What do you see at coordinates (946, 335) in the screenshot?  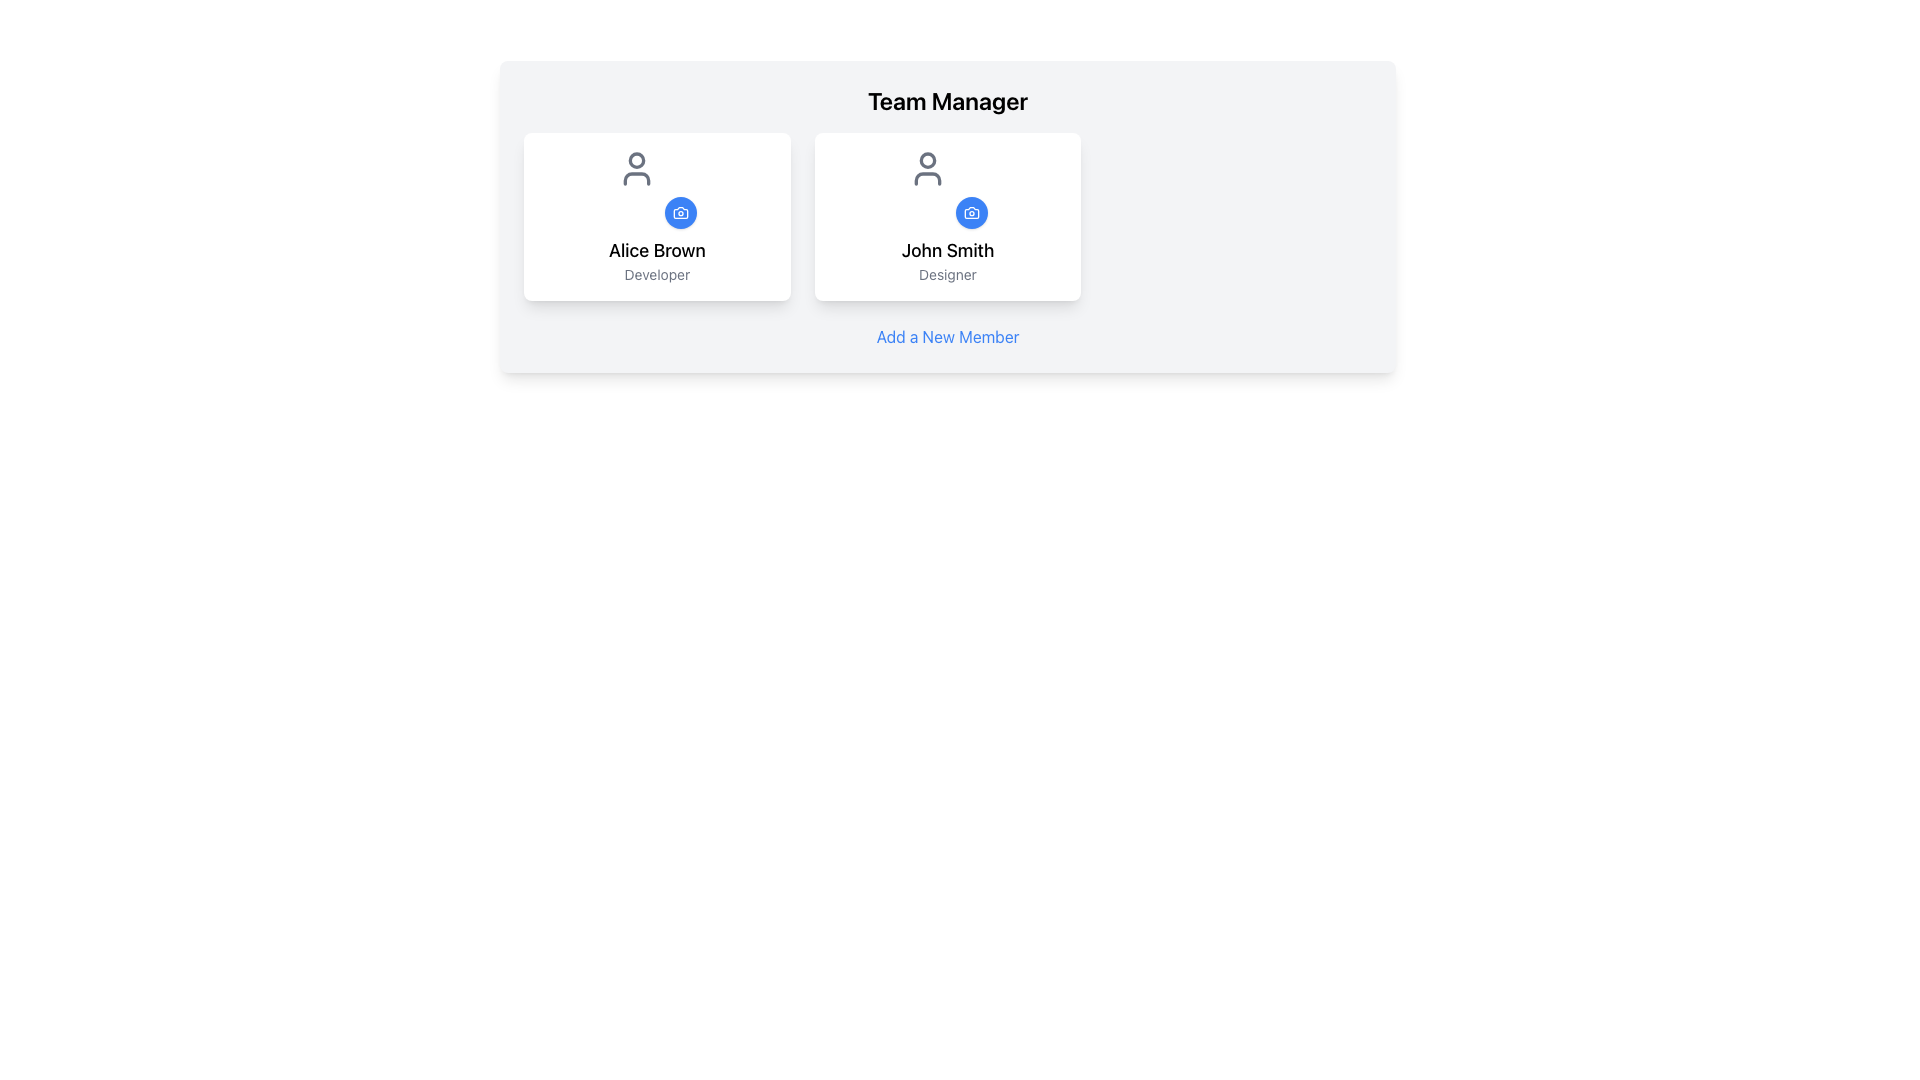 I see `the blue textual hyperlink 'Add a New Member' located at the bottom of the grid layout` at bounding box center [946, 335].